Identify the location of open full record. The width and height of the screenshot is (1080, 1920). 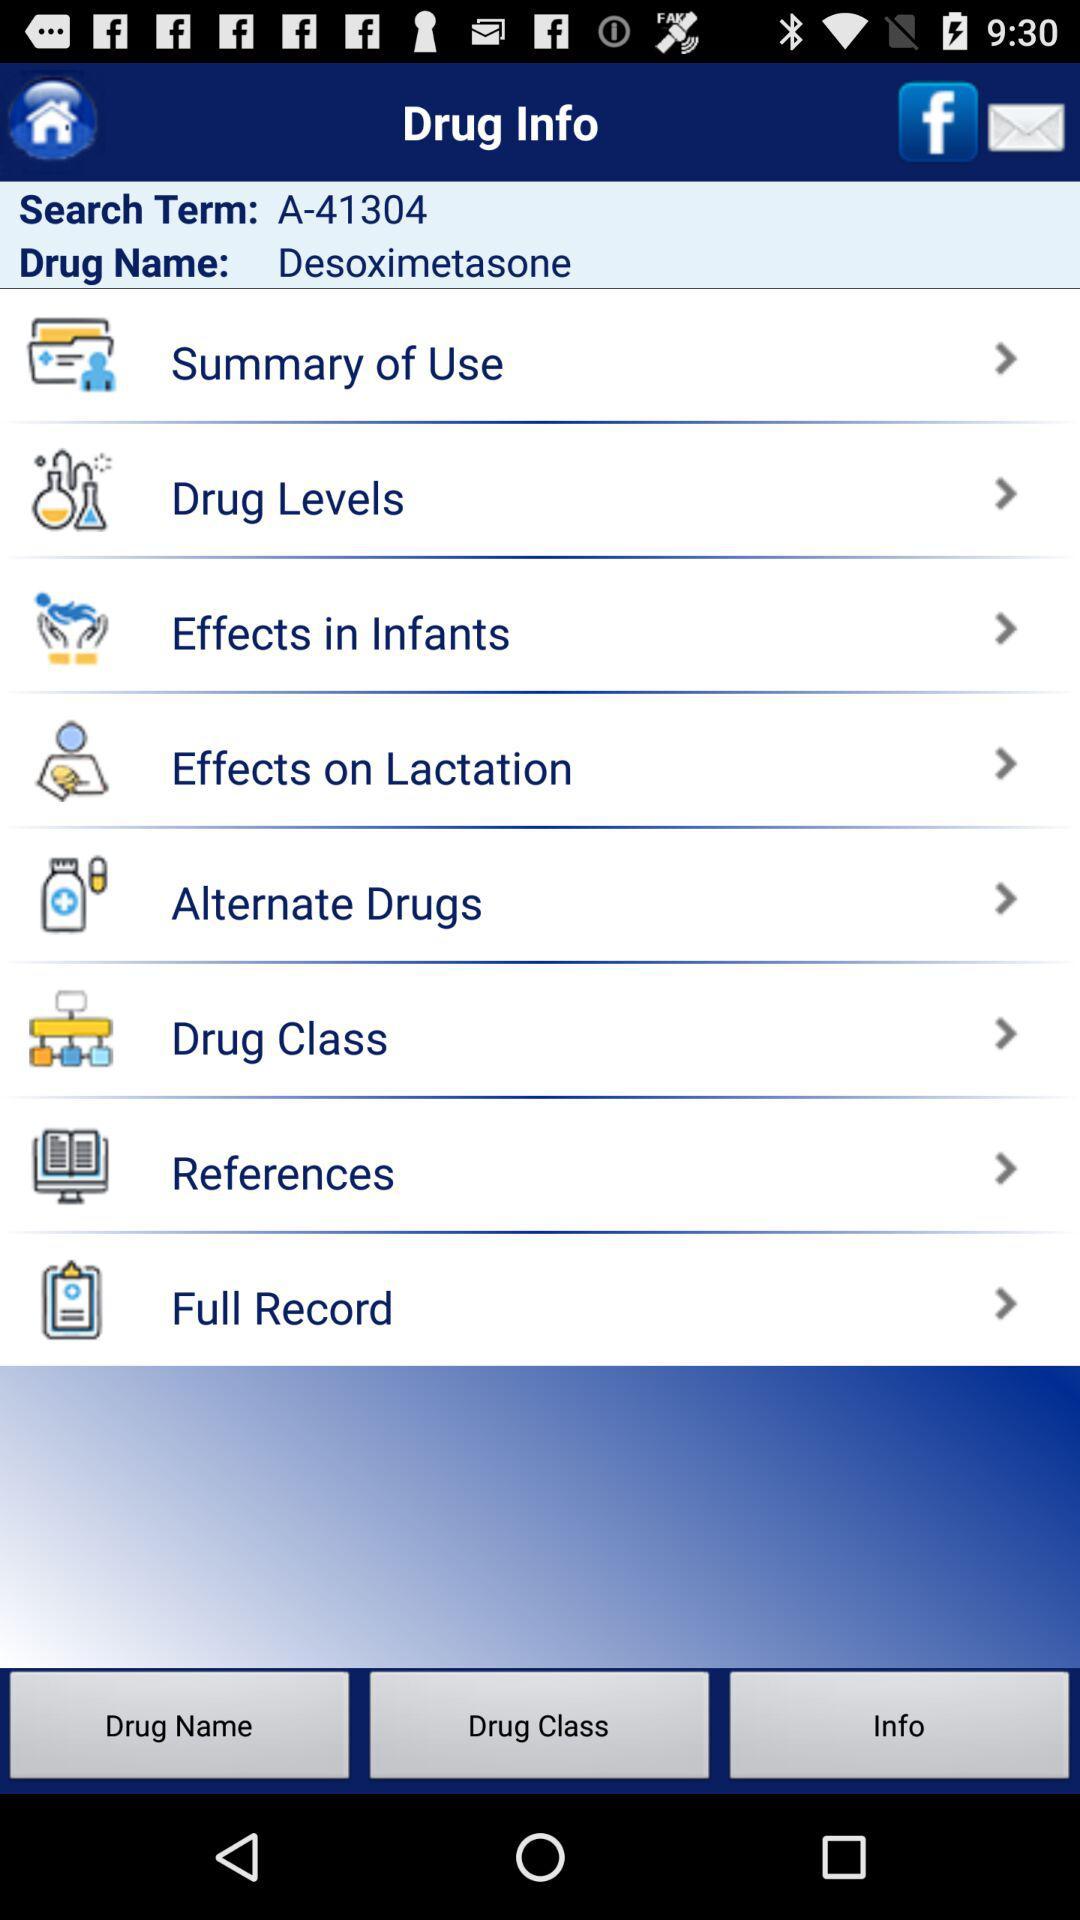
(70, 1299).